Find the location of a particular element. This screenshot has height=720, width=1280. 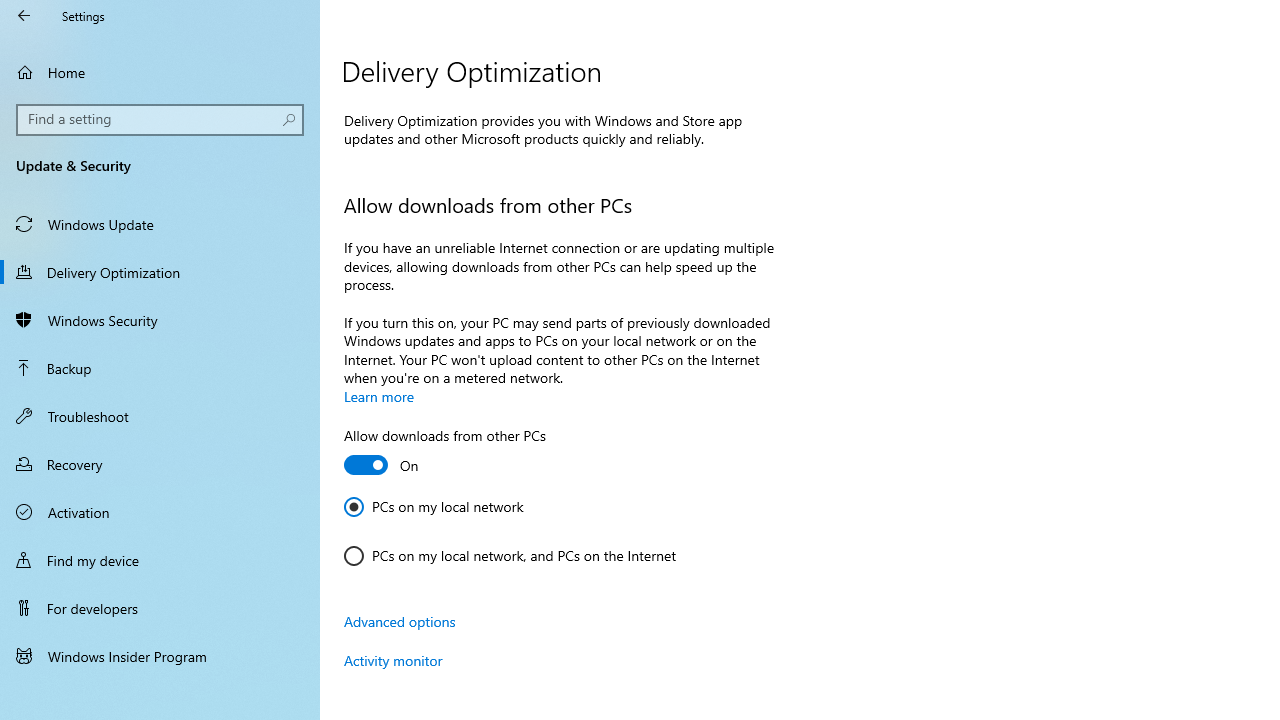

'Backup' is located at coordinates (160, 367).